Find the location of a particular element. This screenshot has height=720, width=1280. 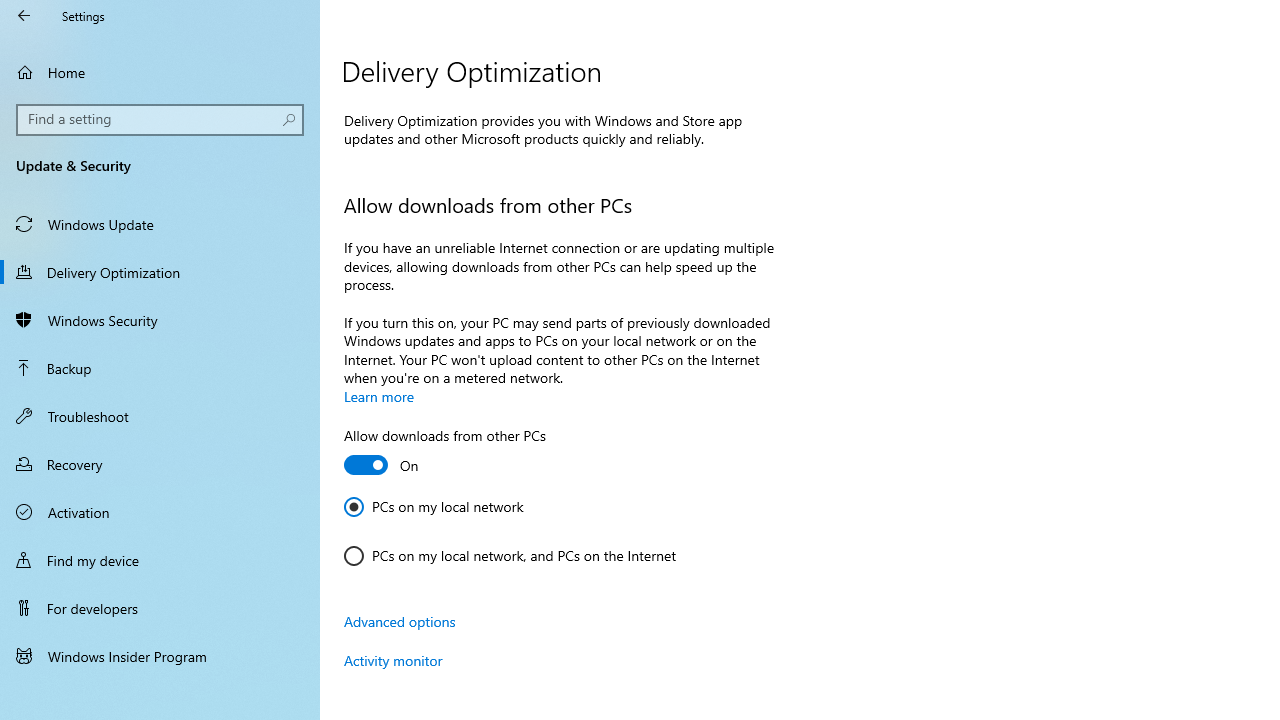

'Backup' is located at coordinates (160, 367).